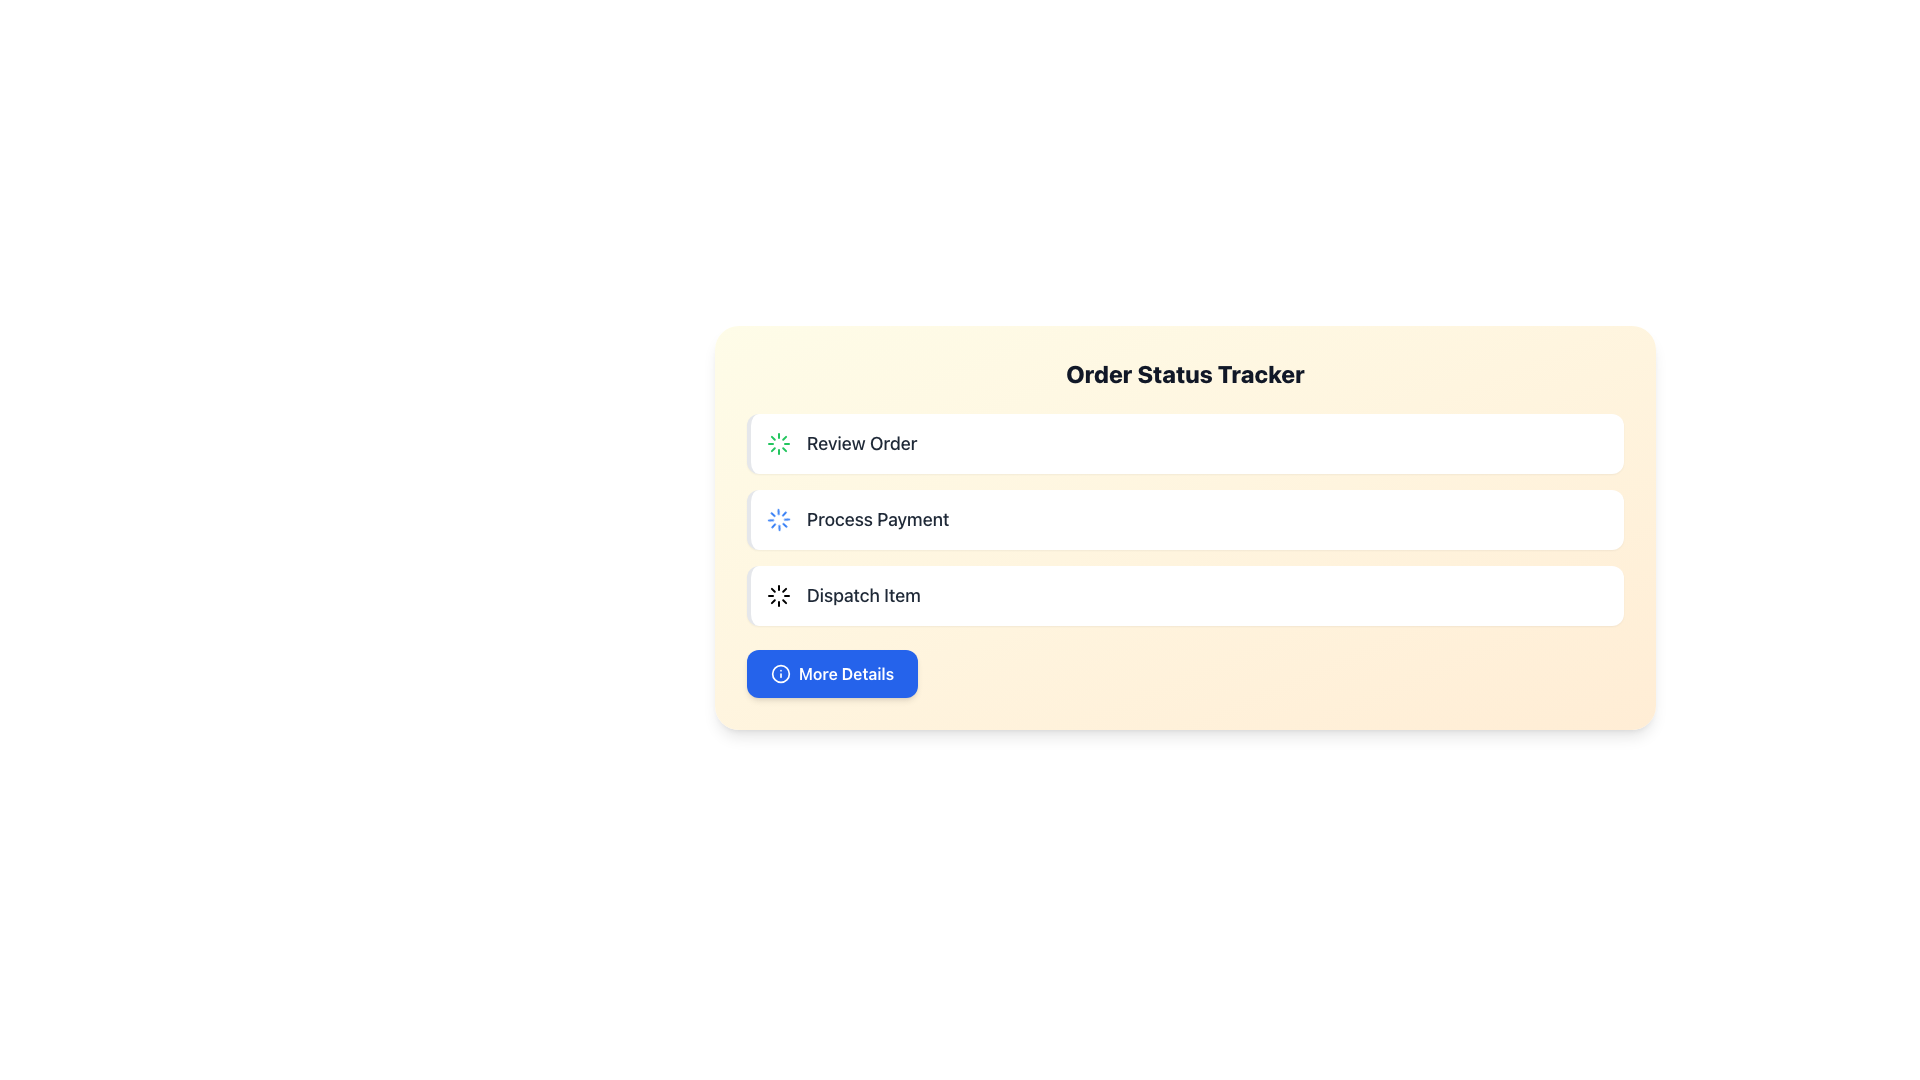  I want to click on the status of the Progress Step Card labeled 'Process Payment', which is the middle card in the 'Order Status Tracker' section, so click(1185, 519).